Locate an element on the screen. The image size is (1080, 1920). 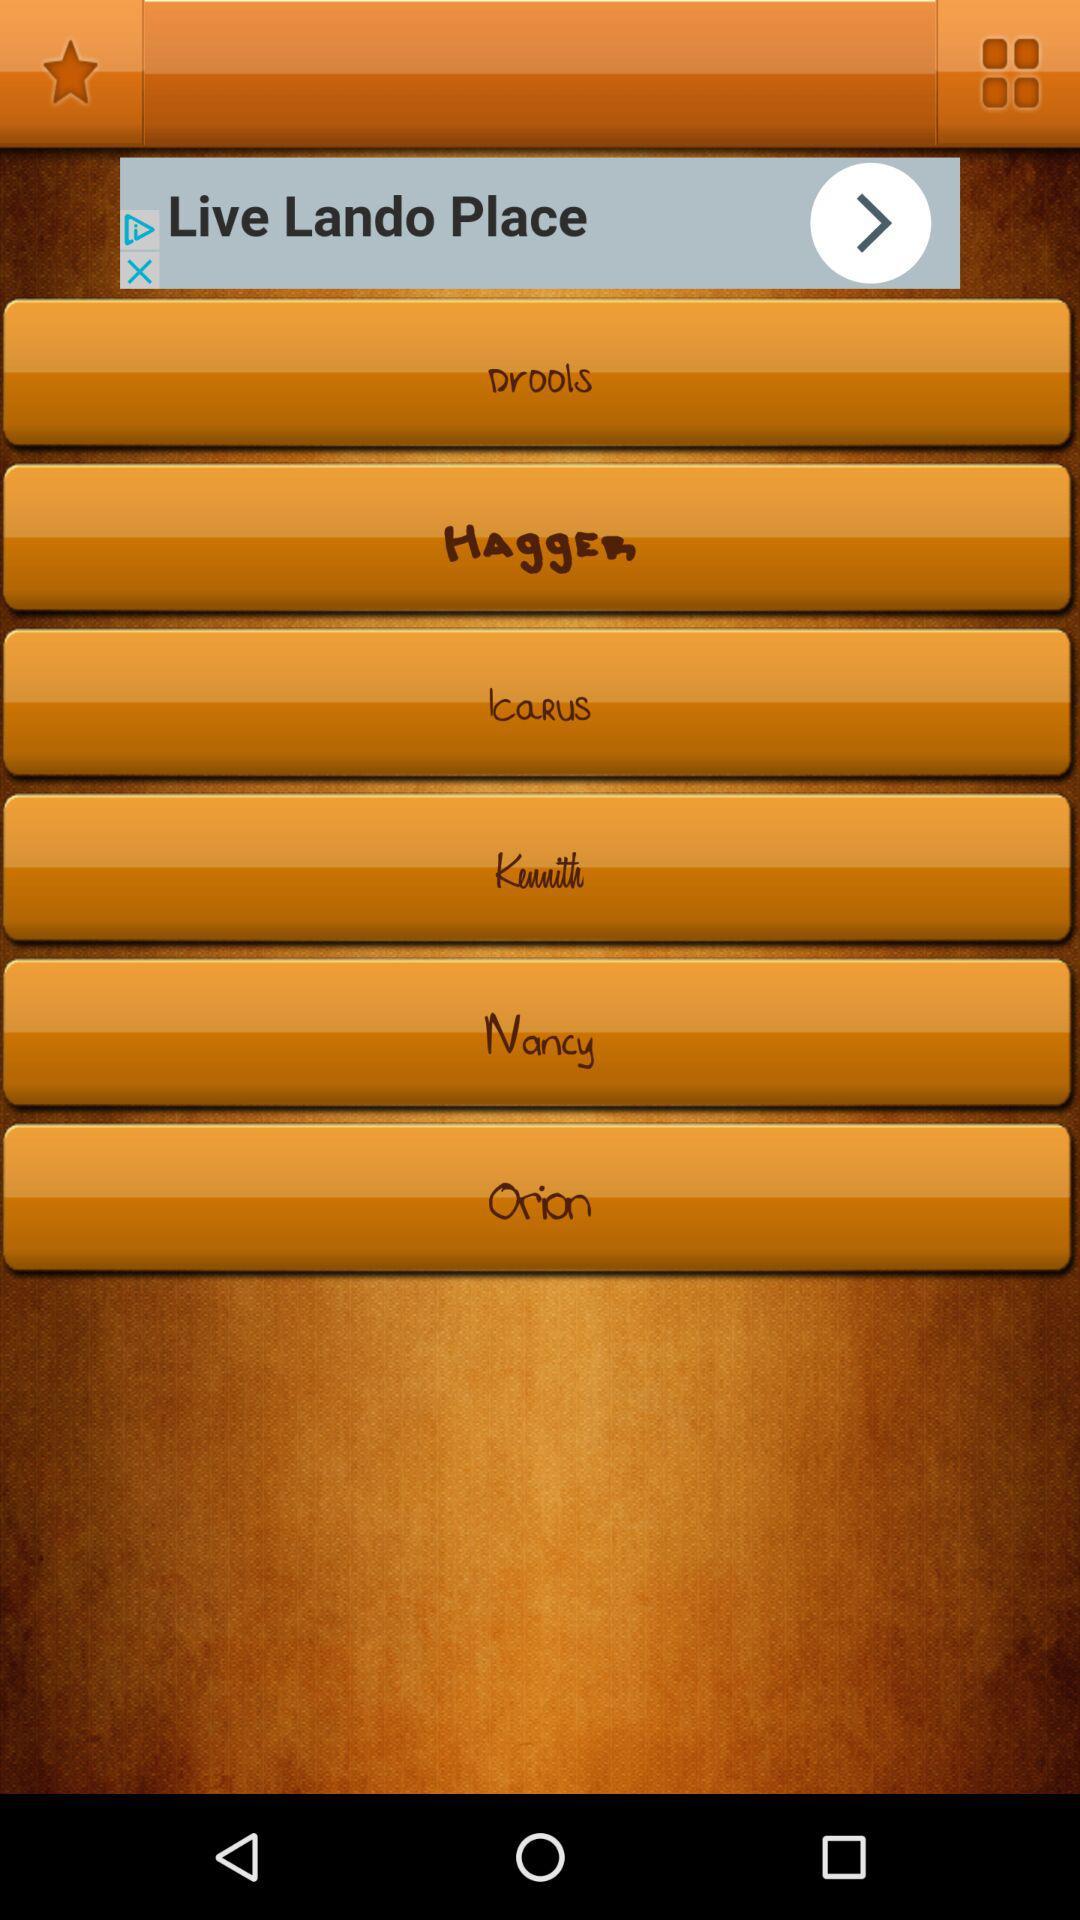
favourable button is located at coordinates (71, 72).